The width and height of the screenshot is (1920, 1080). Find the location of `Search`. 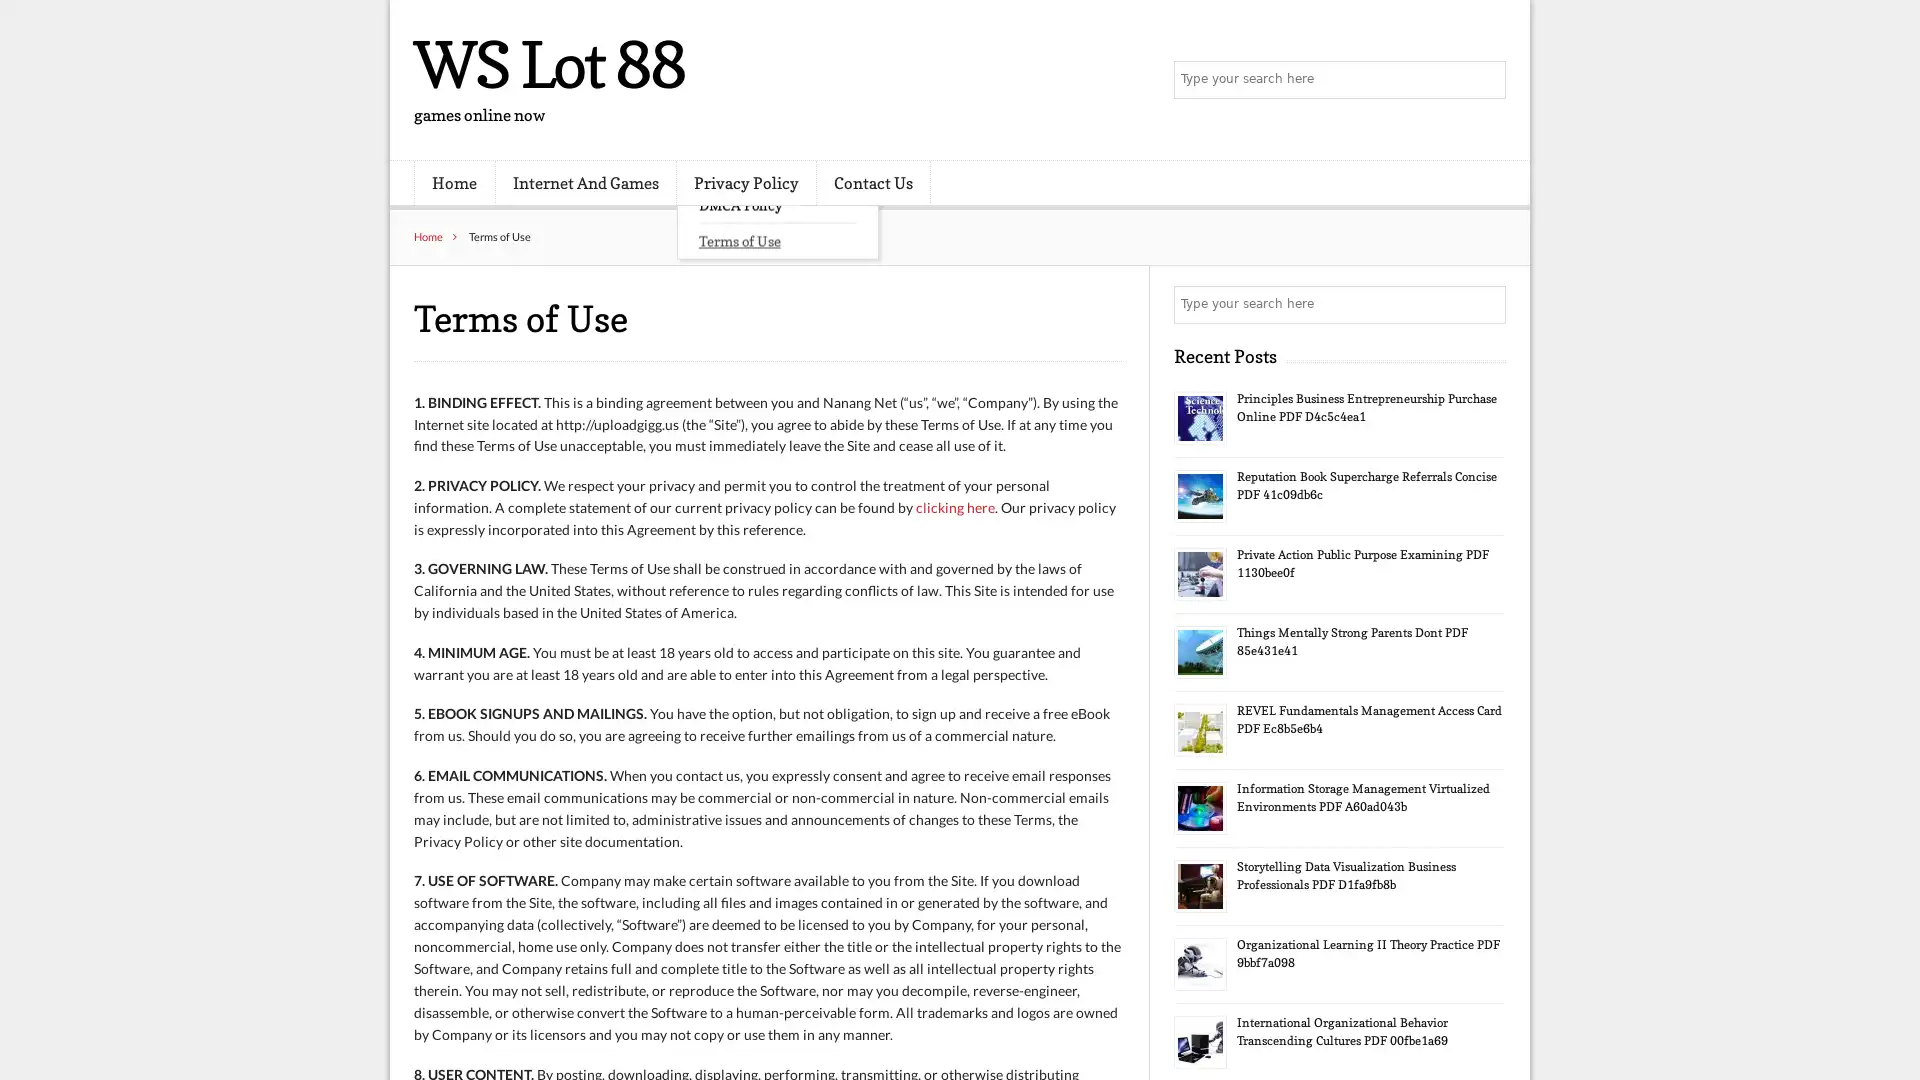

Search is located at coordinates (1485, 304).